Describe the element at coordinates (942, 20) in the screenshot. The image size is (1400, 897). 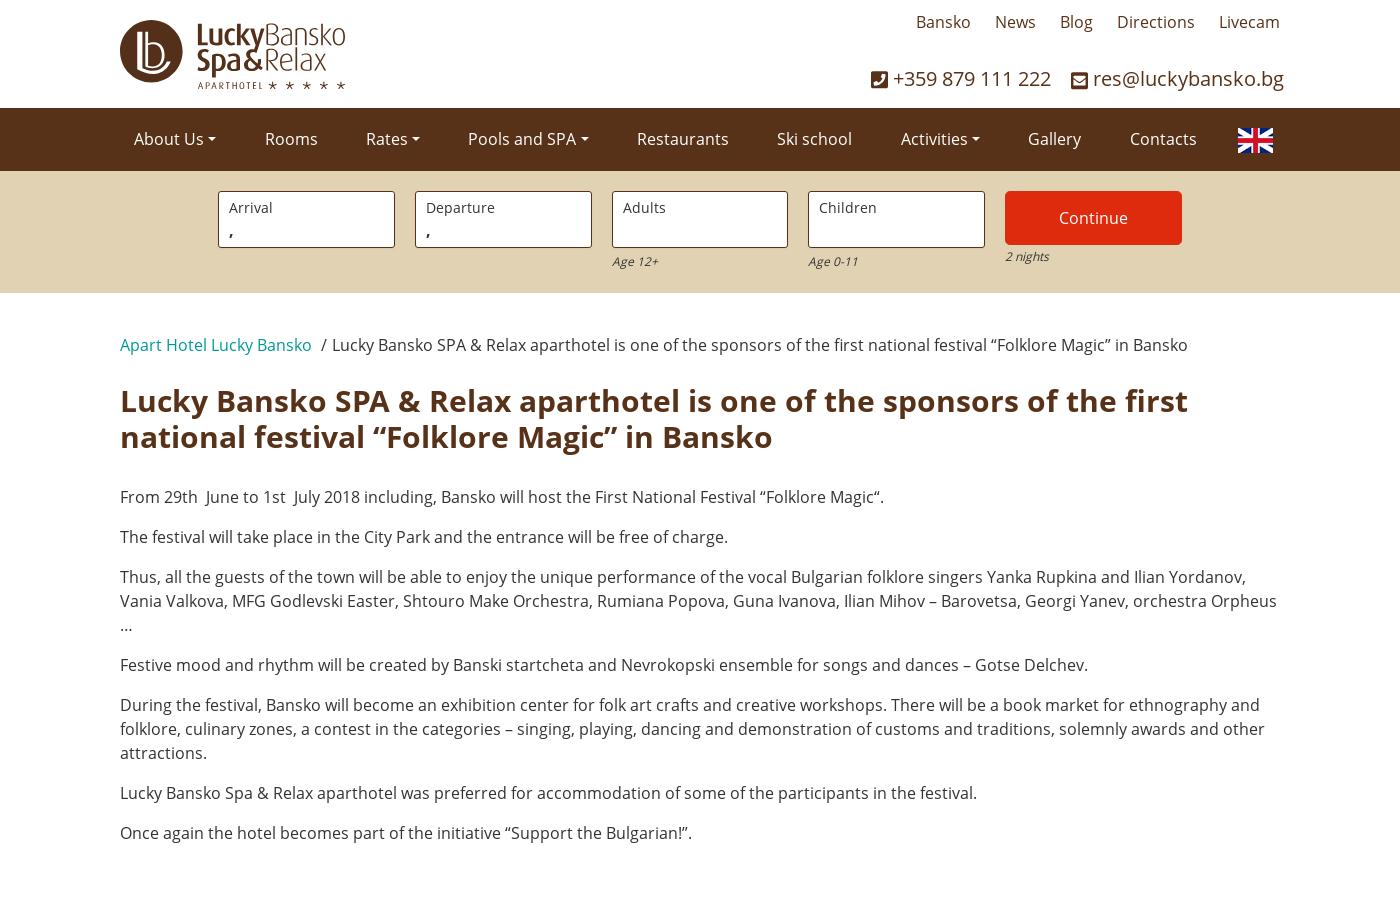
I see `'Bansko'` at that location.